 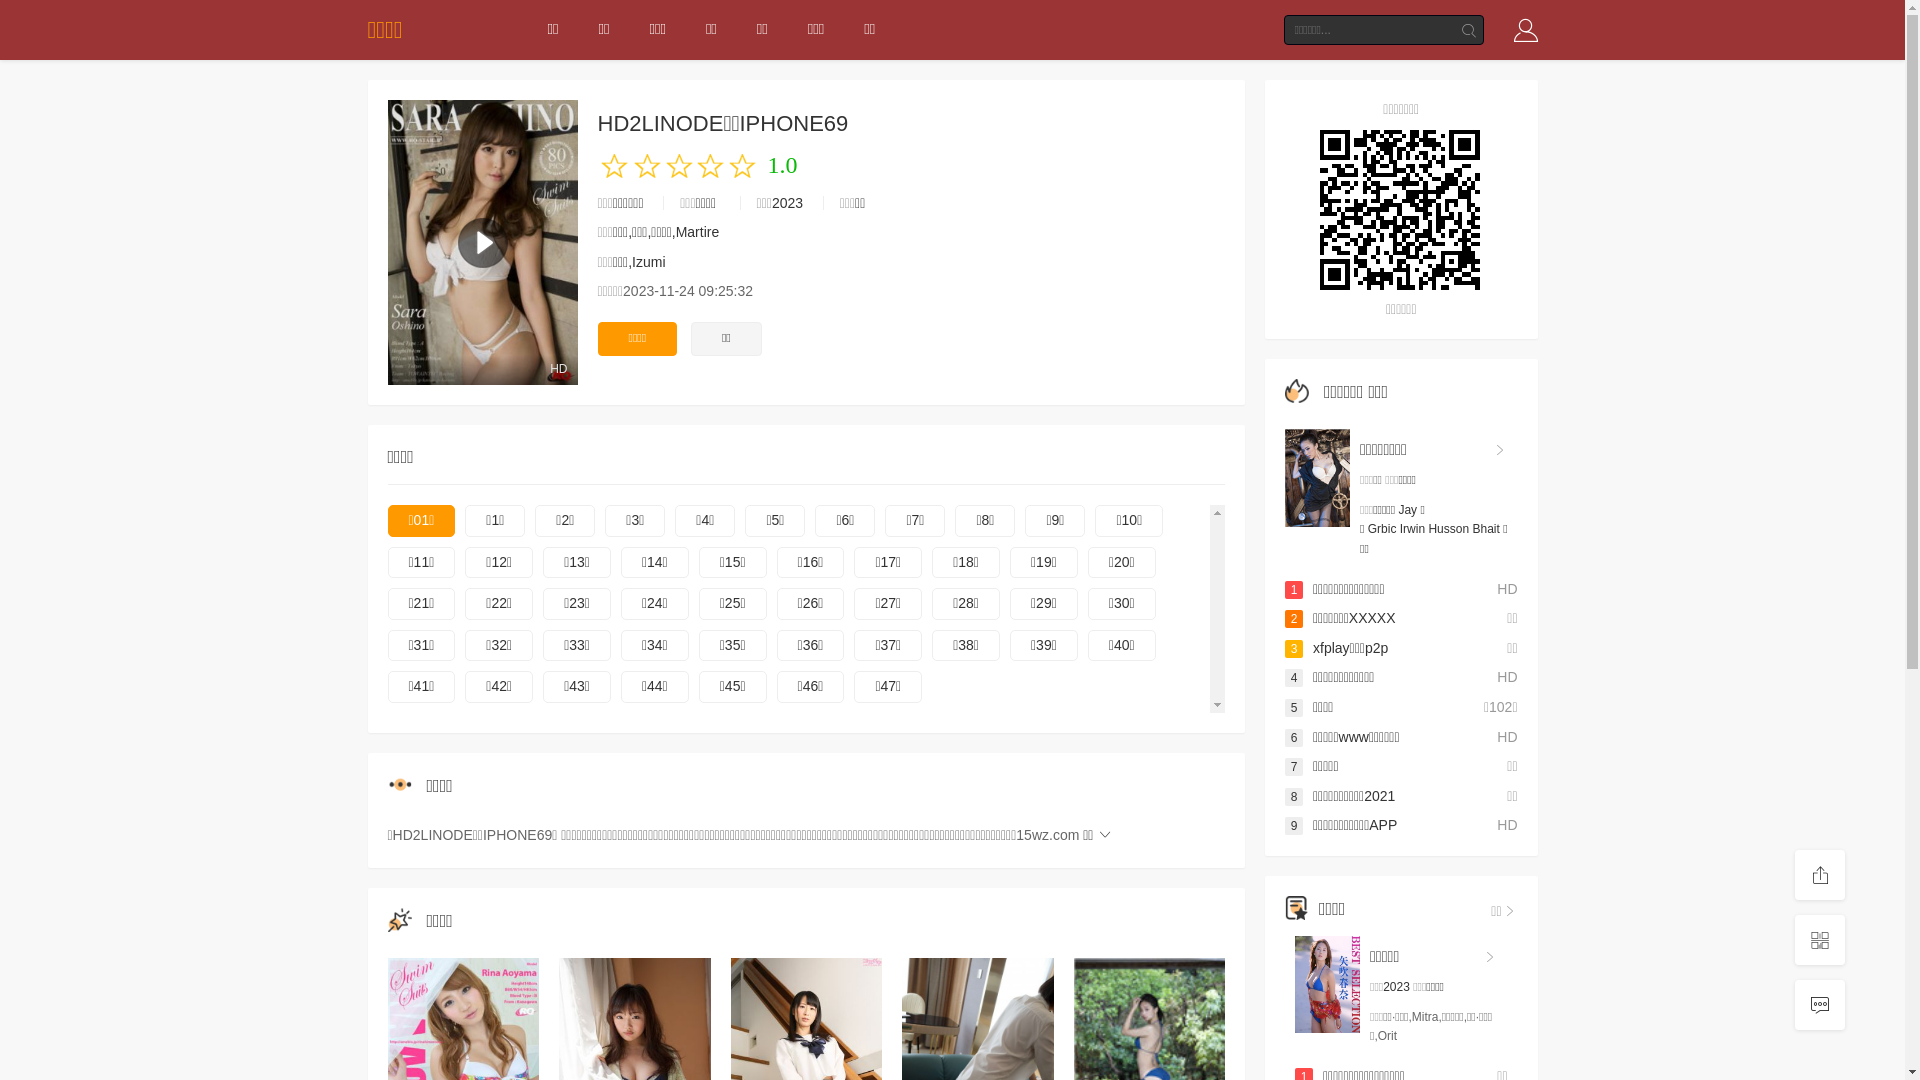 What do you see at coordinates (1427, 527) in the screenshot?
I see `'Husson'` at bounding box center [1427, 527].